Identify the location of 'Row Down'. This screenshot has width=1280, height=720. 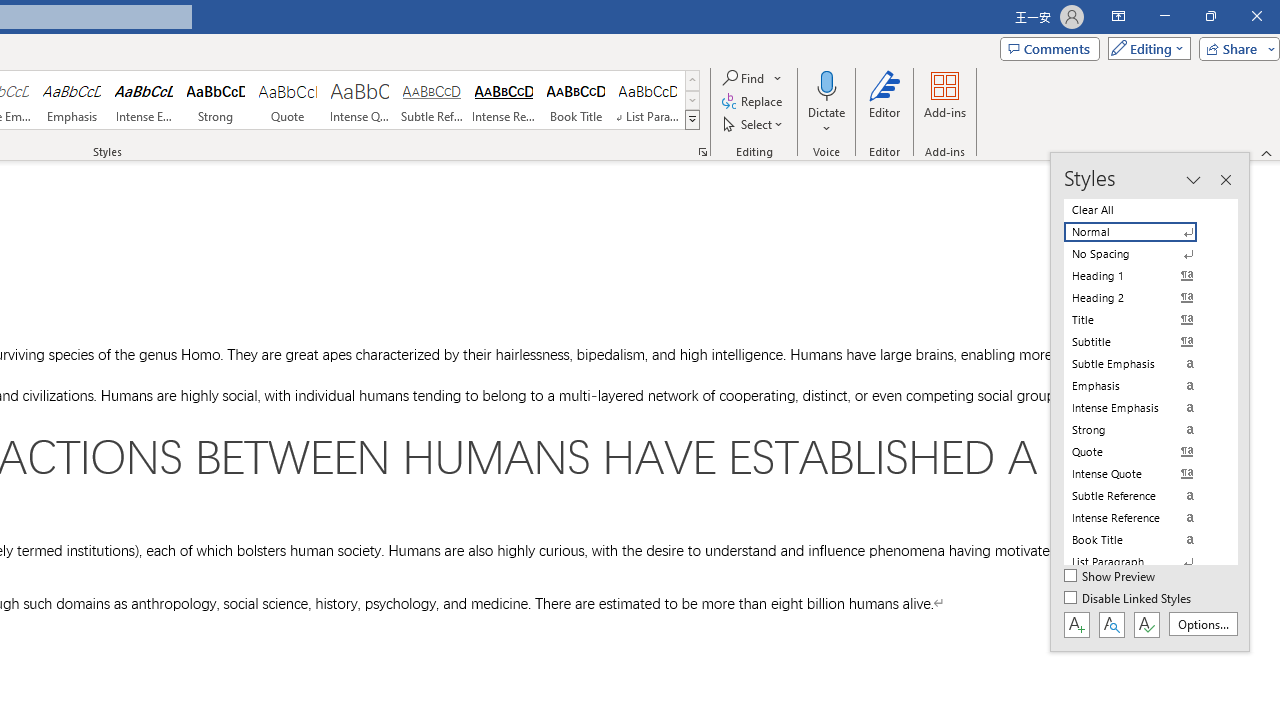
(692, 100).